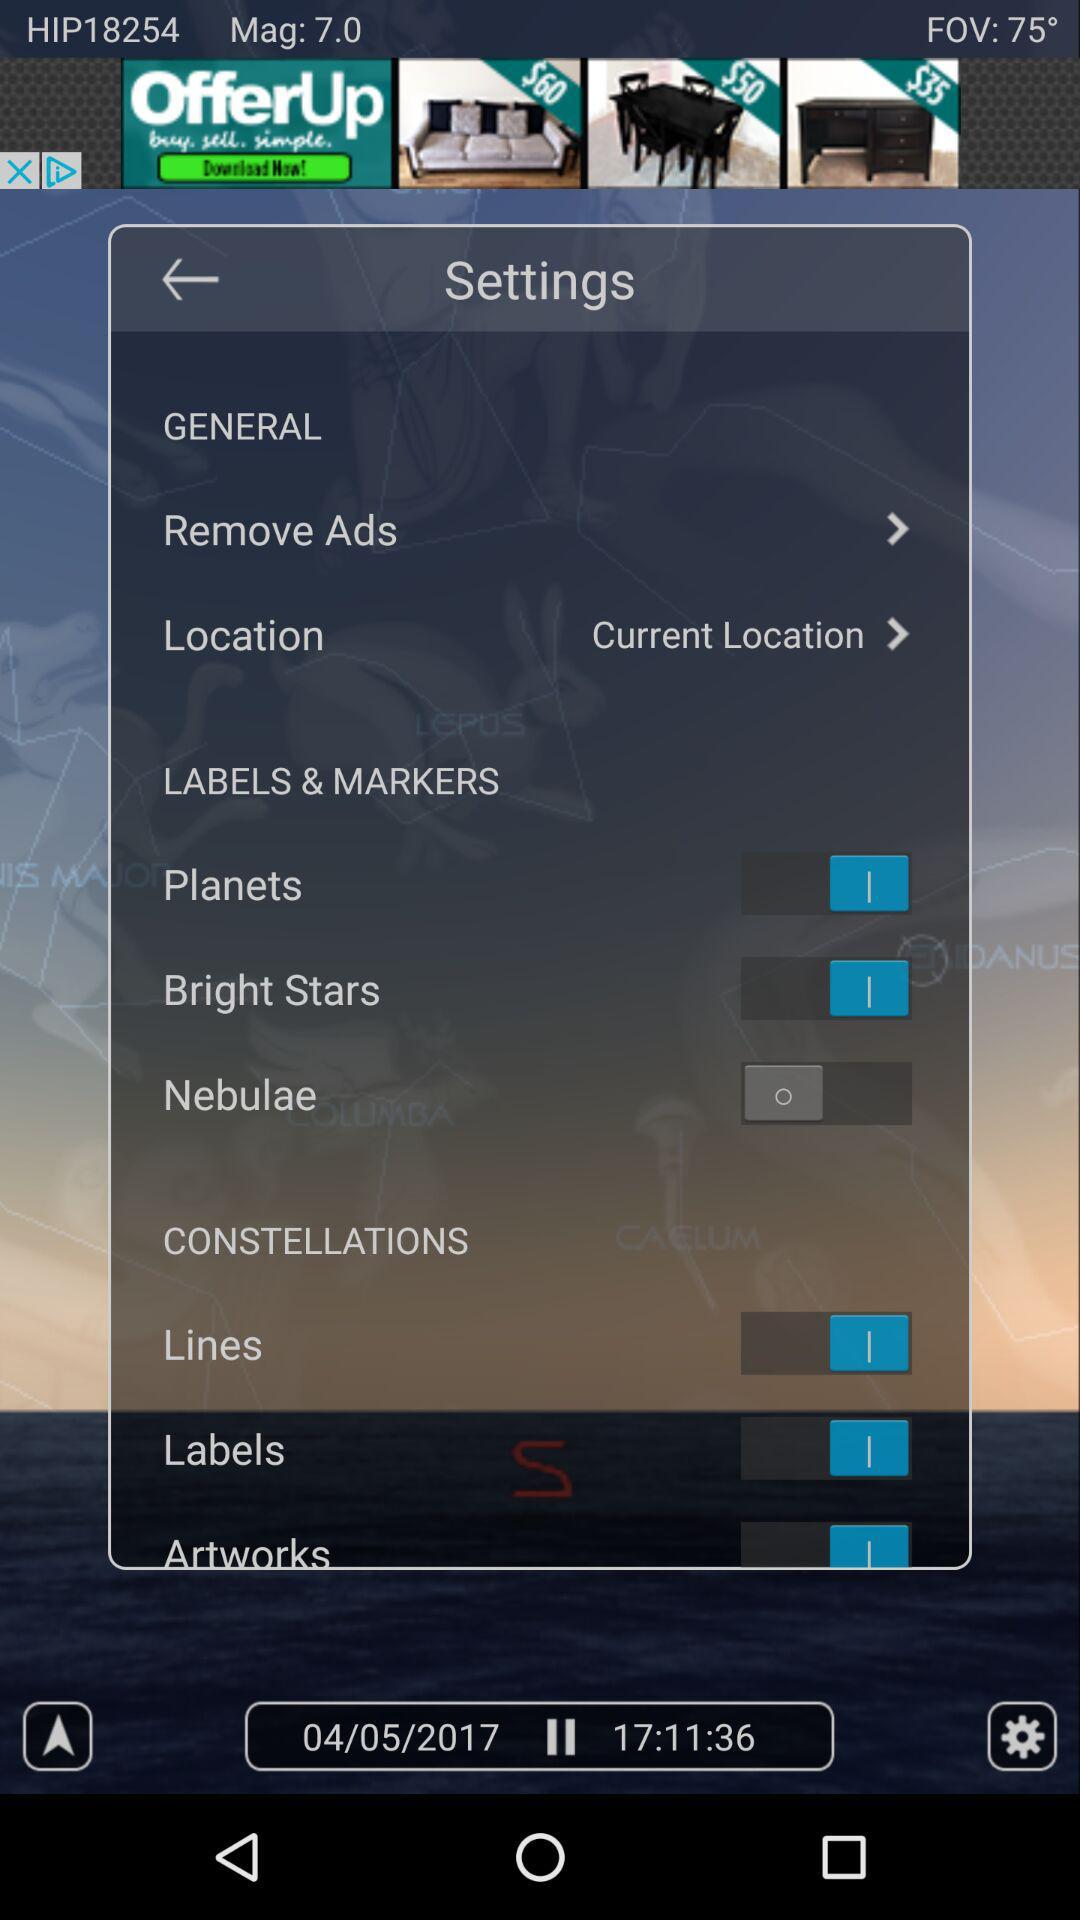  What do you see at coordinates (852, 1448) in the screenshot?
I see `on-off` at bounding box center [852, 1448].